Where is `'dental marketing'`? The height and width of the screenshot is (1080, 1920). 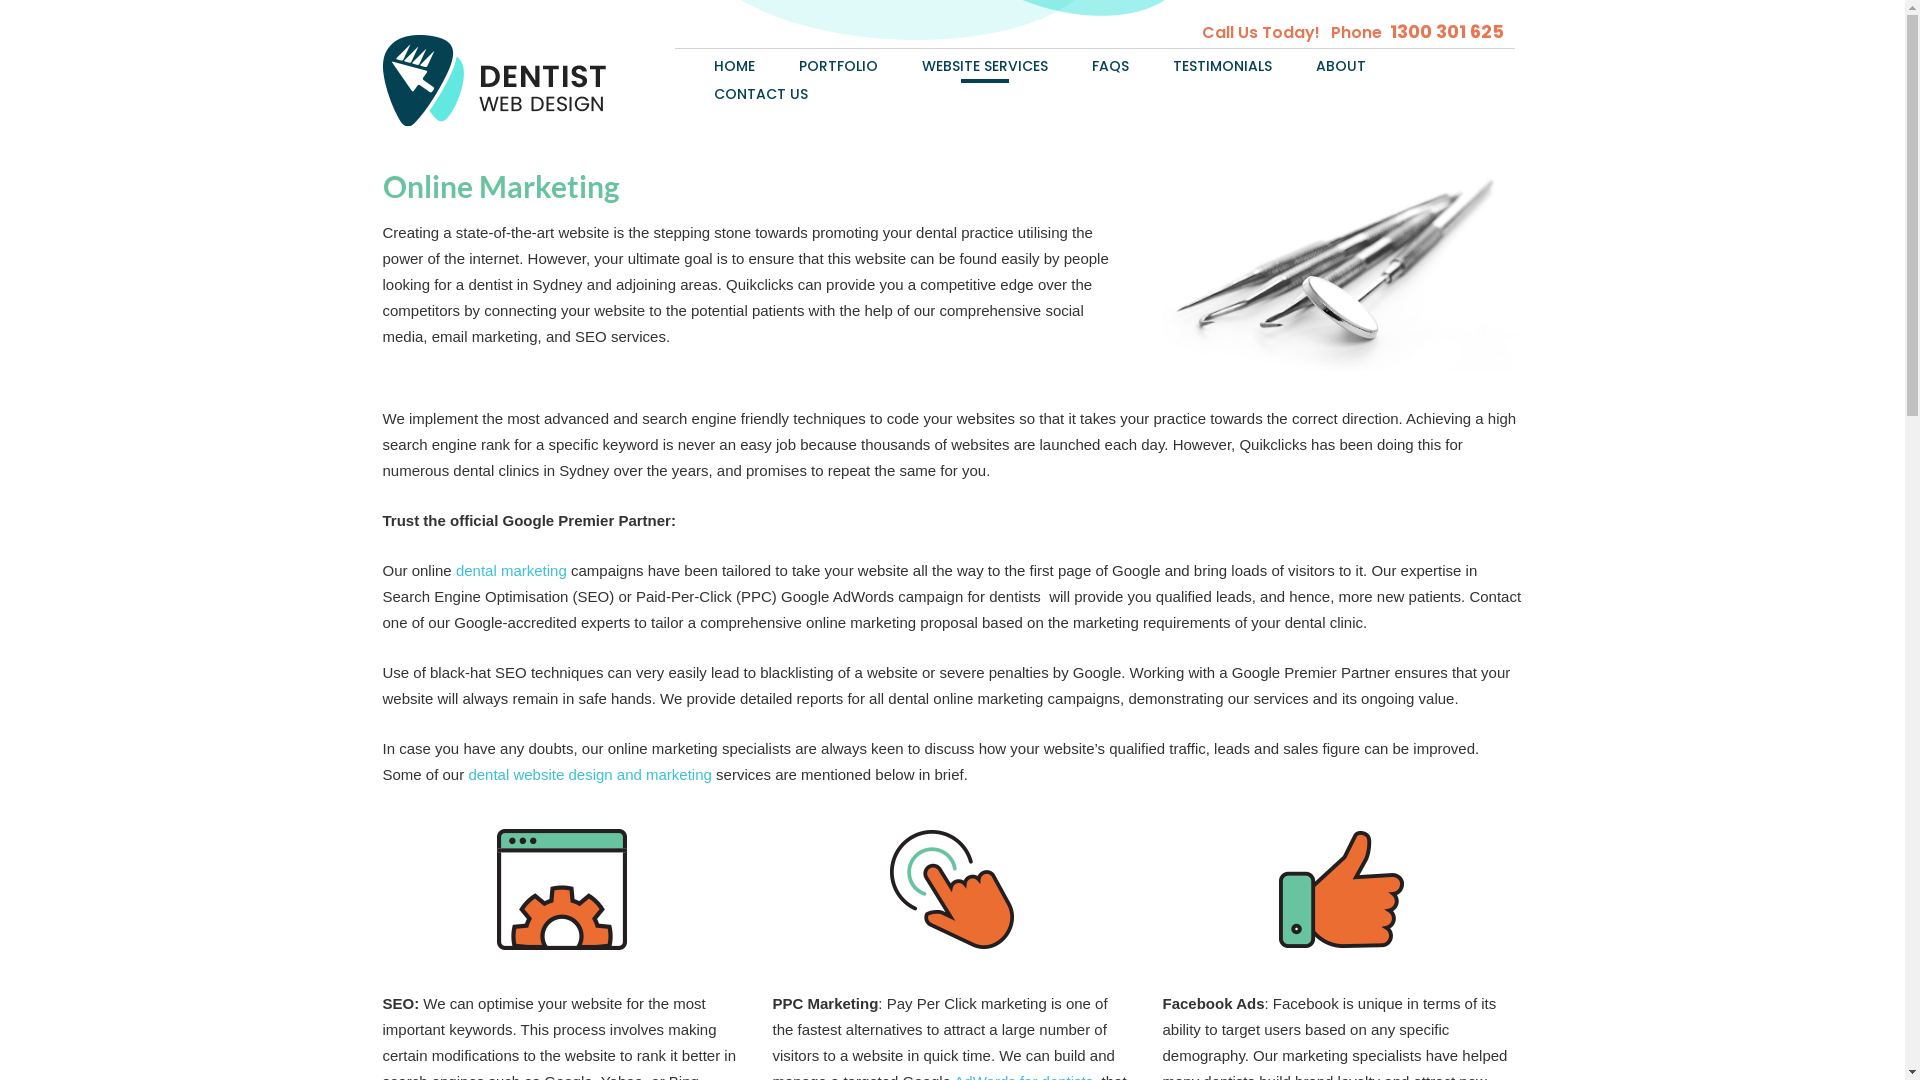
'dental marketing' is located at coordinates (455, 570).